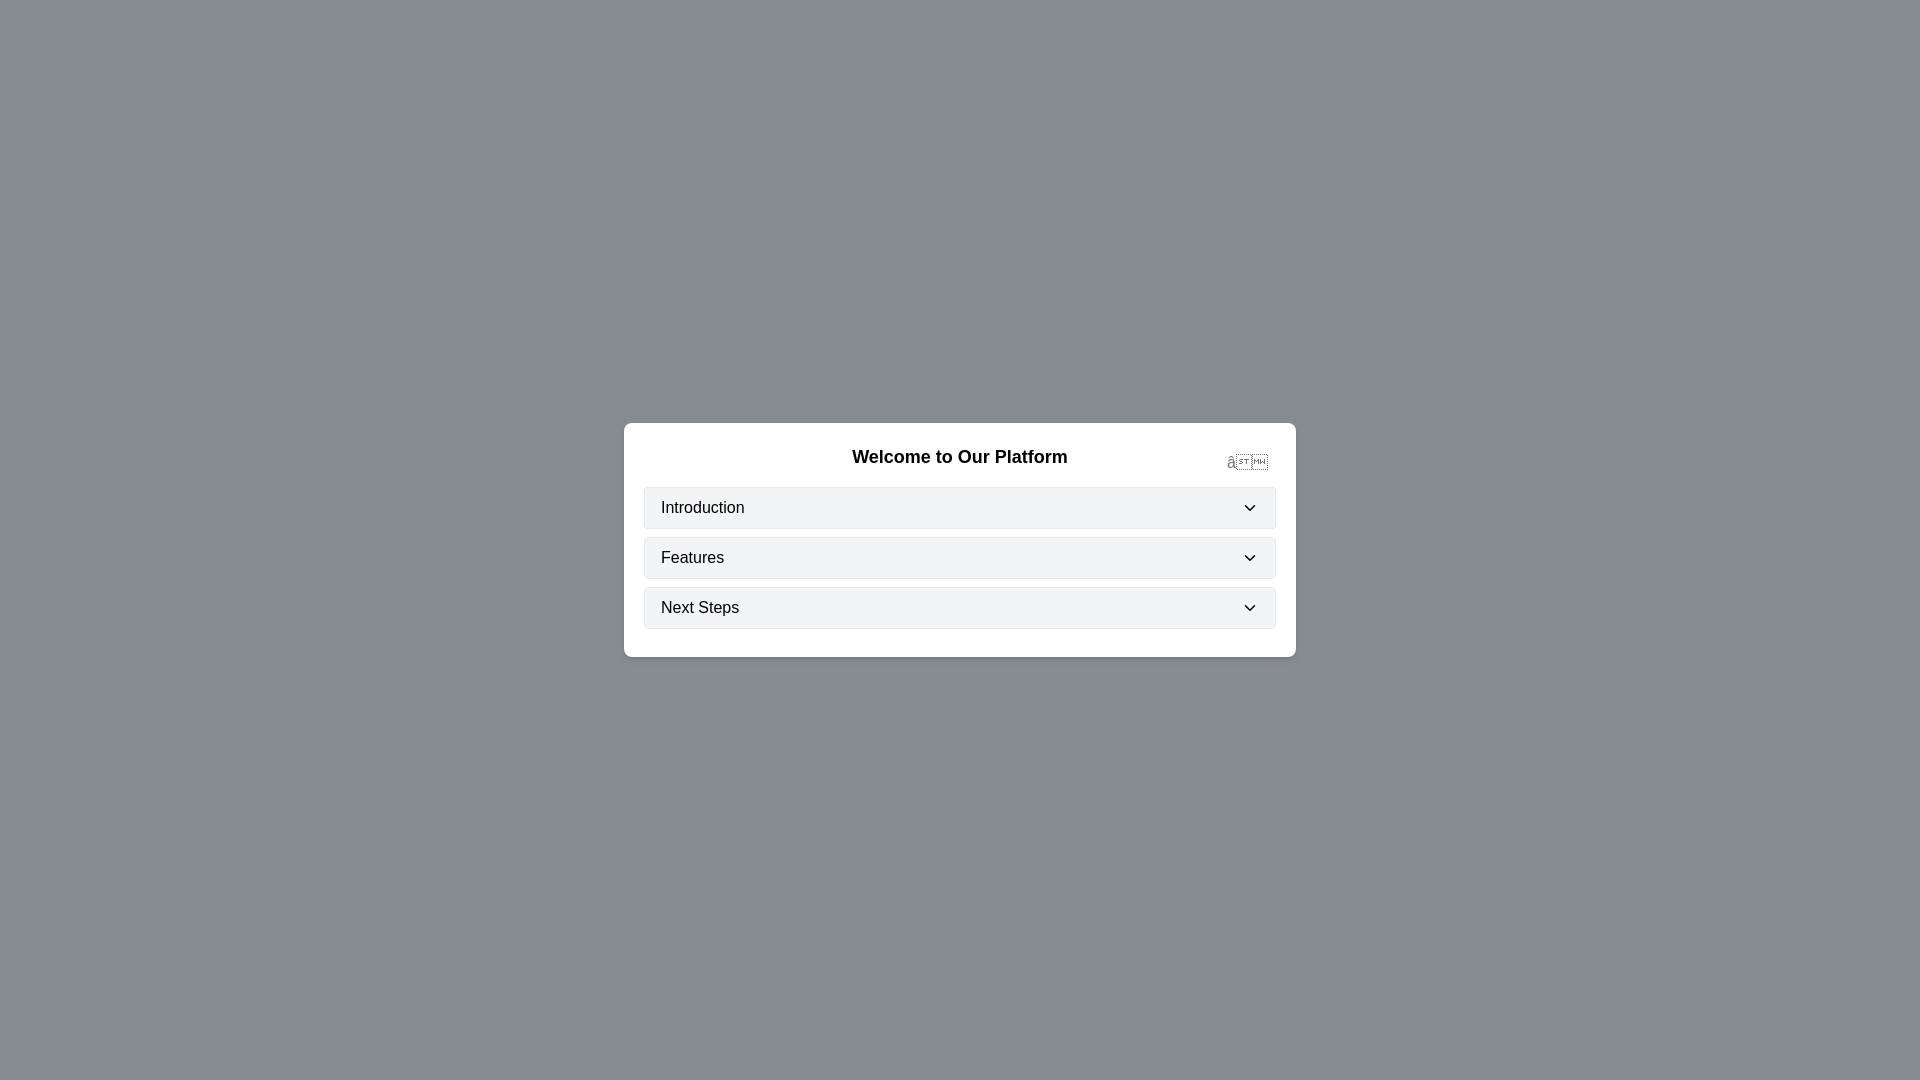  What do you see at coordinates (960, 540) in the screenshot?
I see `the modal containing the nested dropdown fields labeled 'Introduction', 'Features', and 'Next Steps'` at bounding box center [960, 540].